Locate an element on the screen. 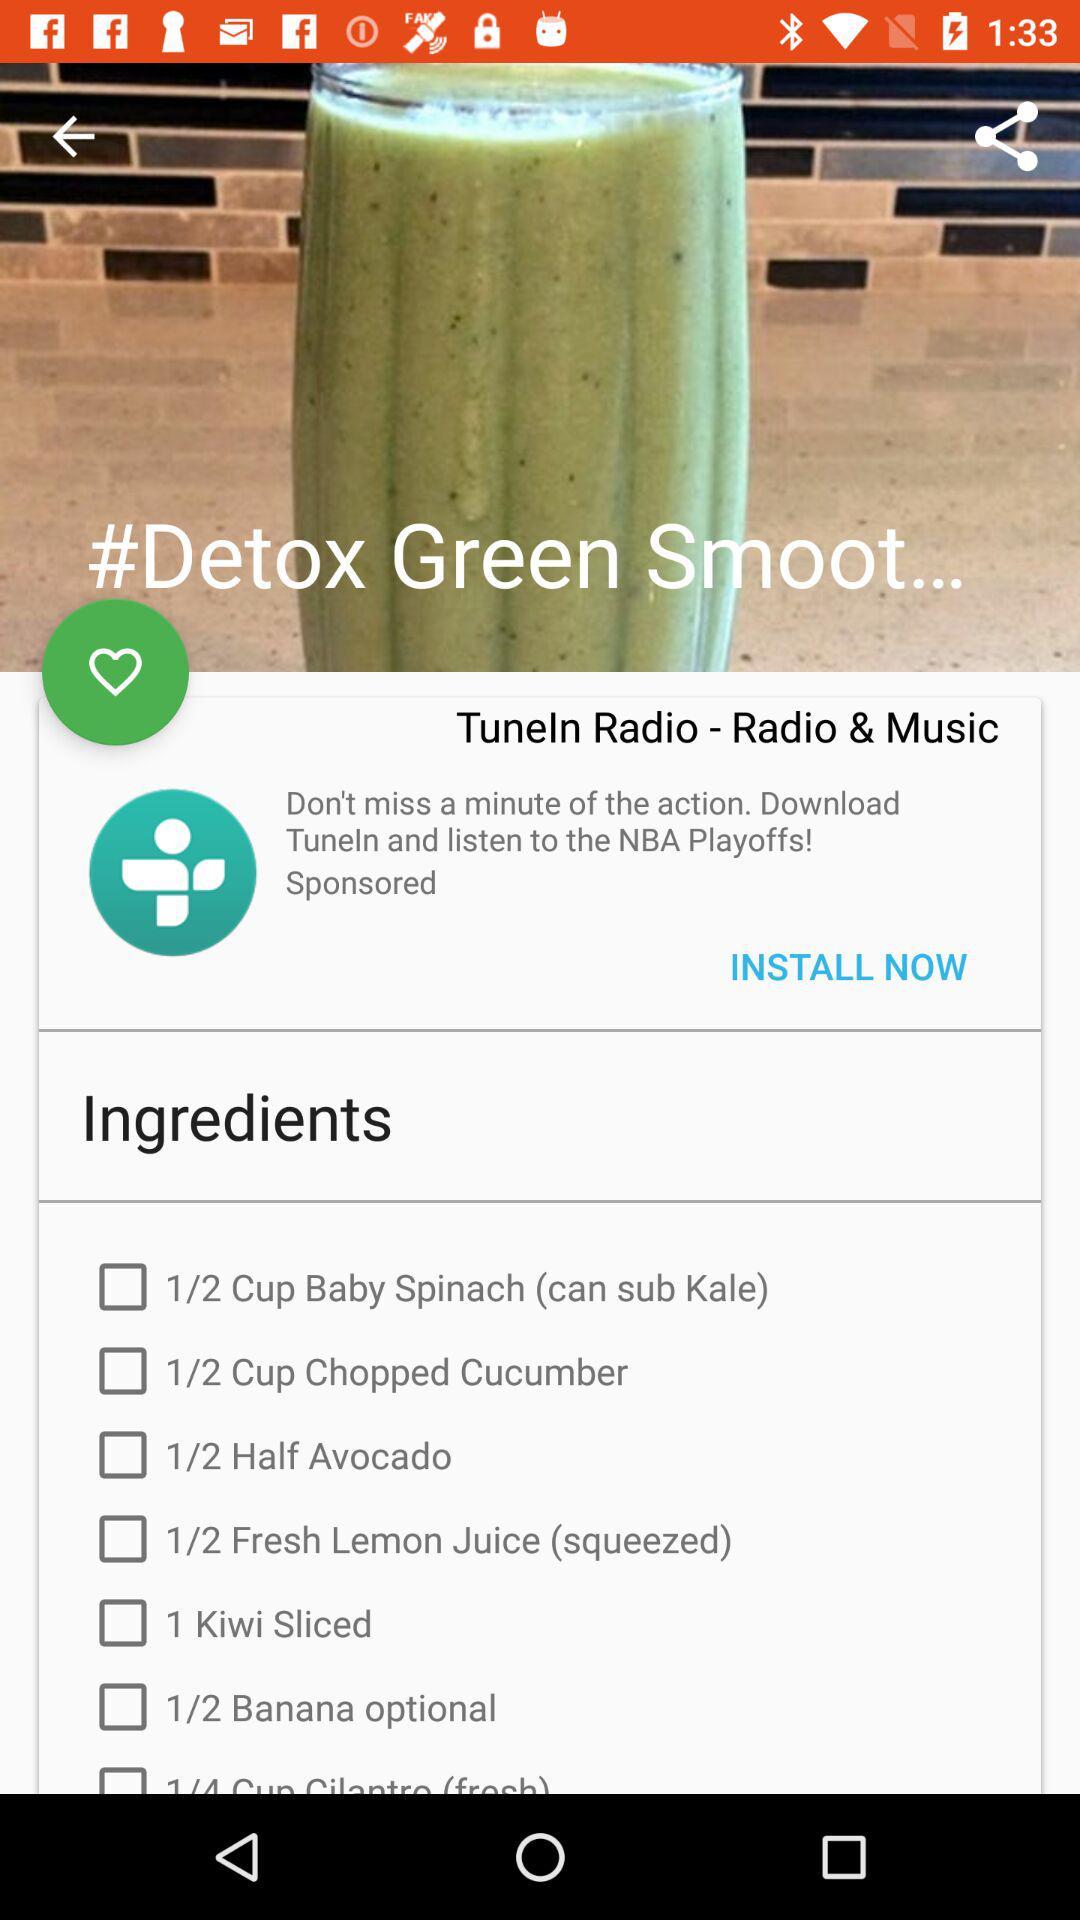 Image resolution: width=1080 pixels, height=1920 pixels. the install now item is located at coordinates (848, 965).